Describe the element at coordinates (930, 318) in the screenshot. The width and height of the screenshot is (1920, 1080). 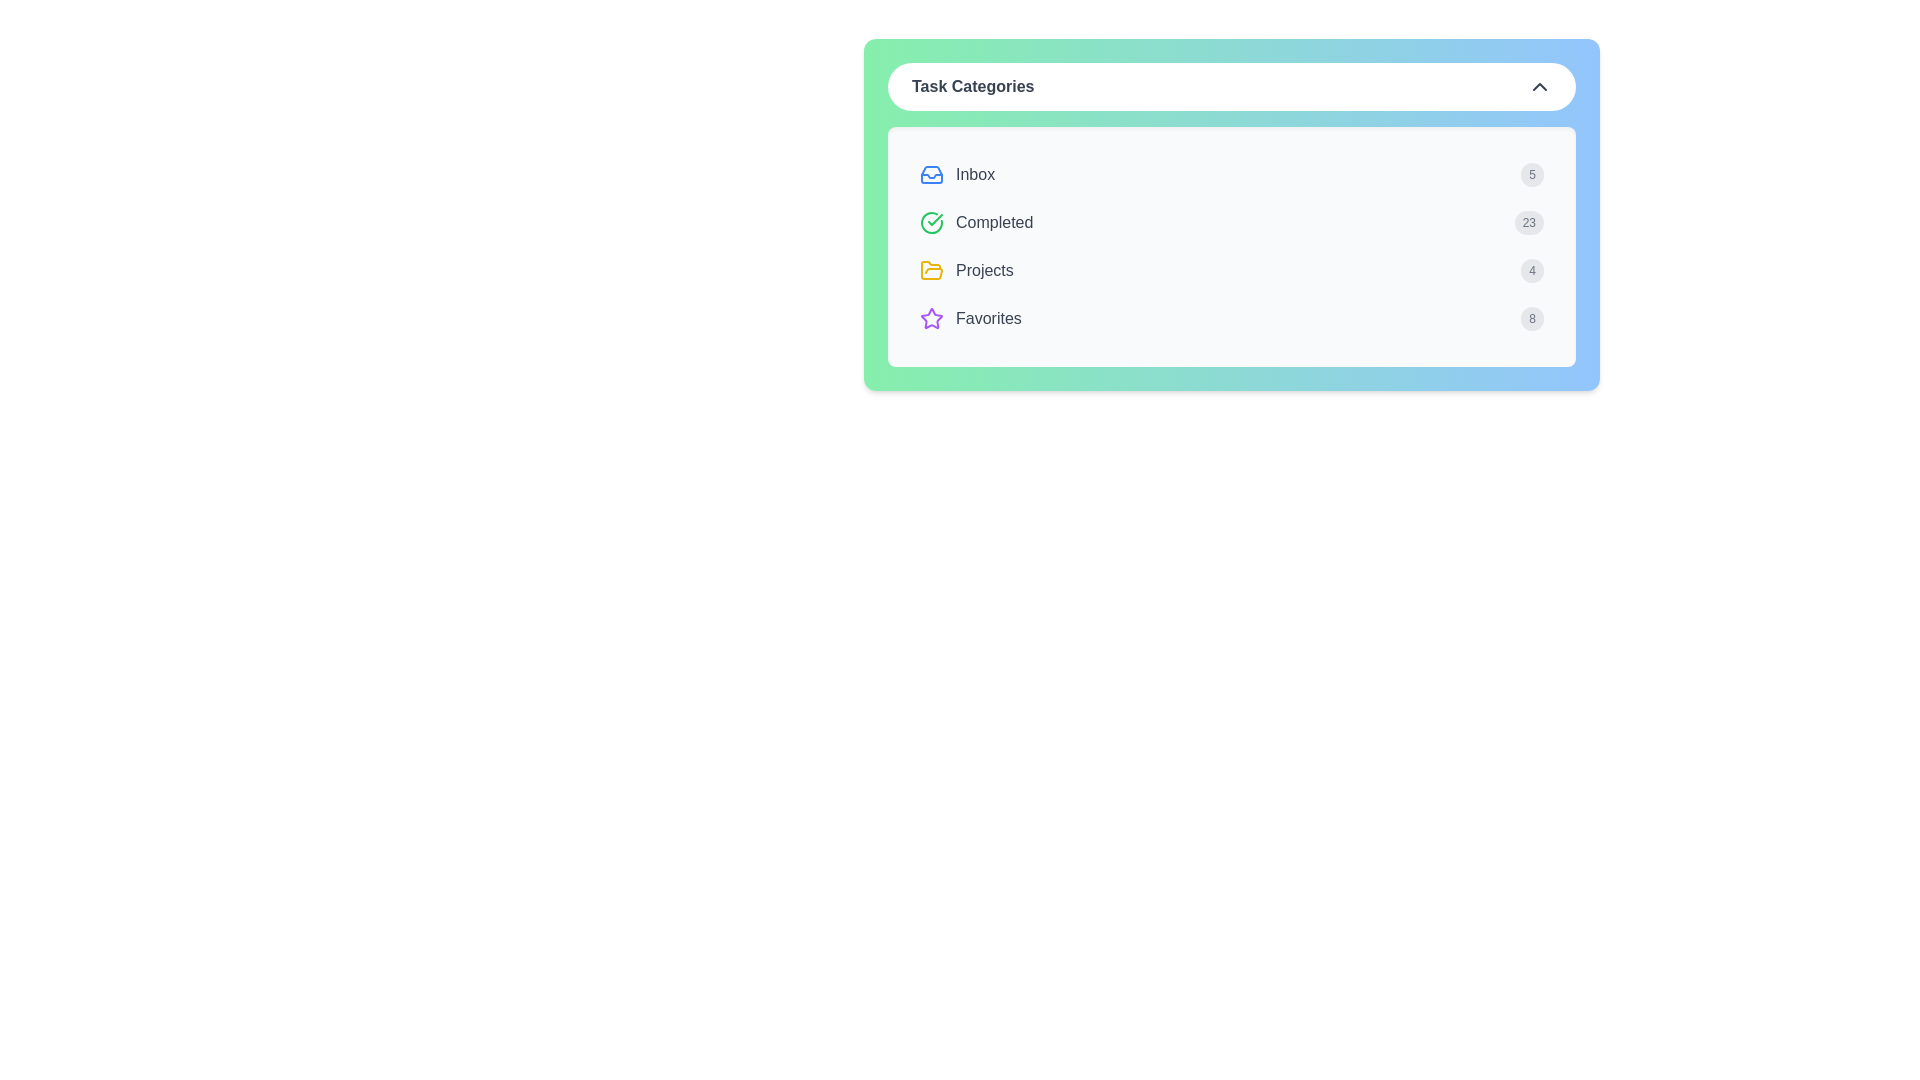
I see `the purple star icon which is positioned to the left of the 'Favorites' text label` at that location.